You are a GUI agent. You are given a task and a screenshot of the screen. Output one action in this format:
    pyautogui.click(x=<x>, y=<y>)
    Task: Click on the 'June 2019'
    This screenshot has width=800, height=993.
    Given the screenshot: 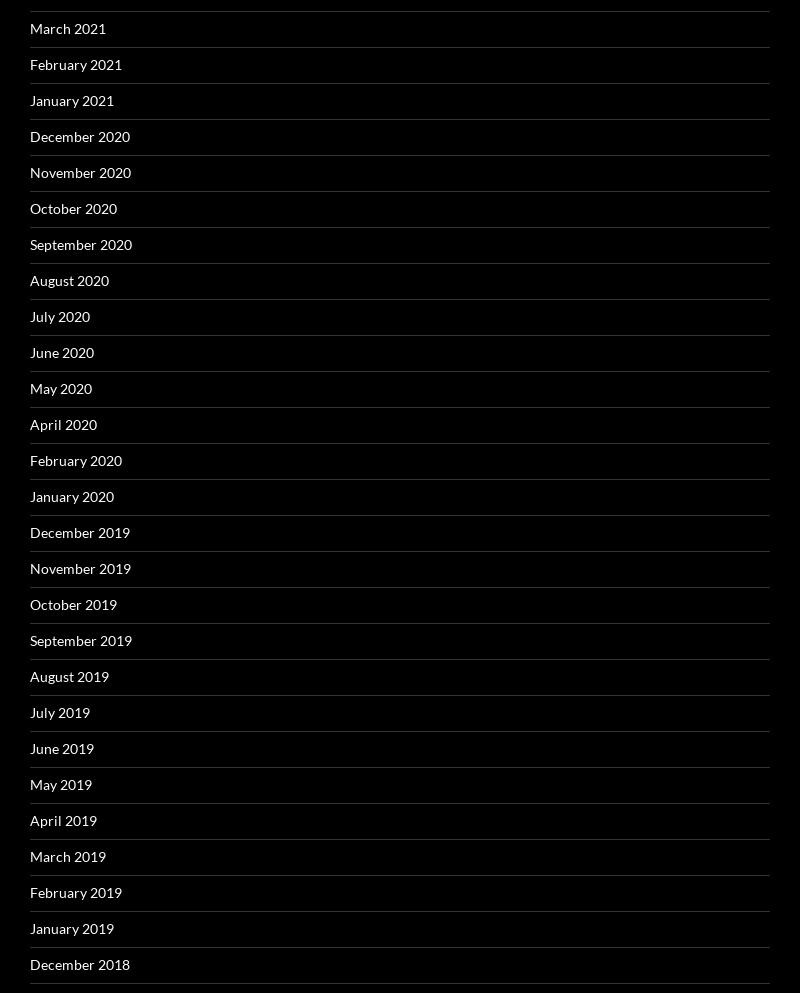 What is the action you would take?
    pyautogui.click(x=30, y=747)
    